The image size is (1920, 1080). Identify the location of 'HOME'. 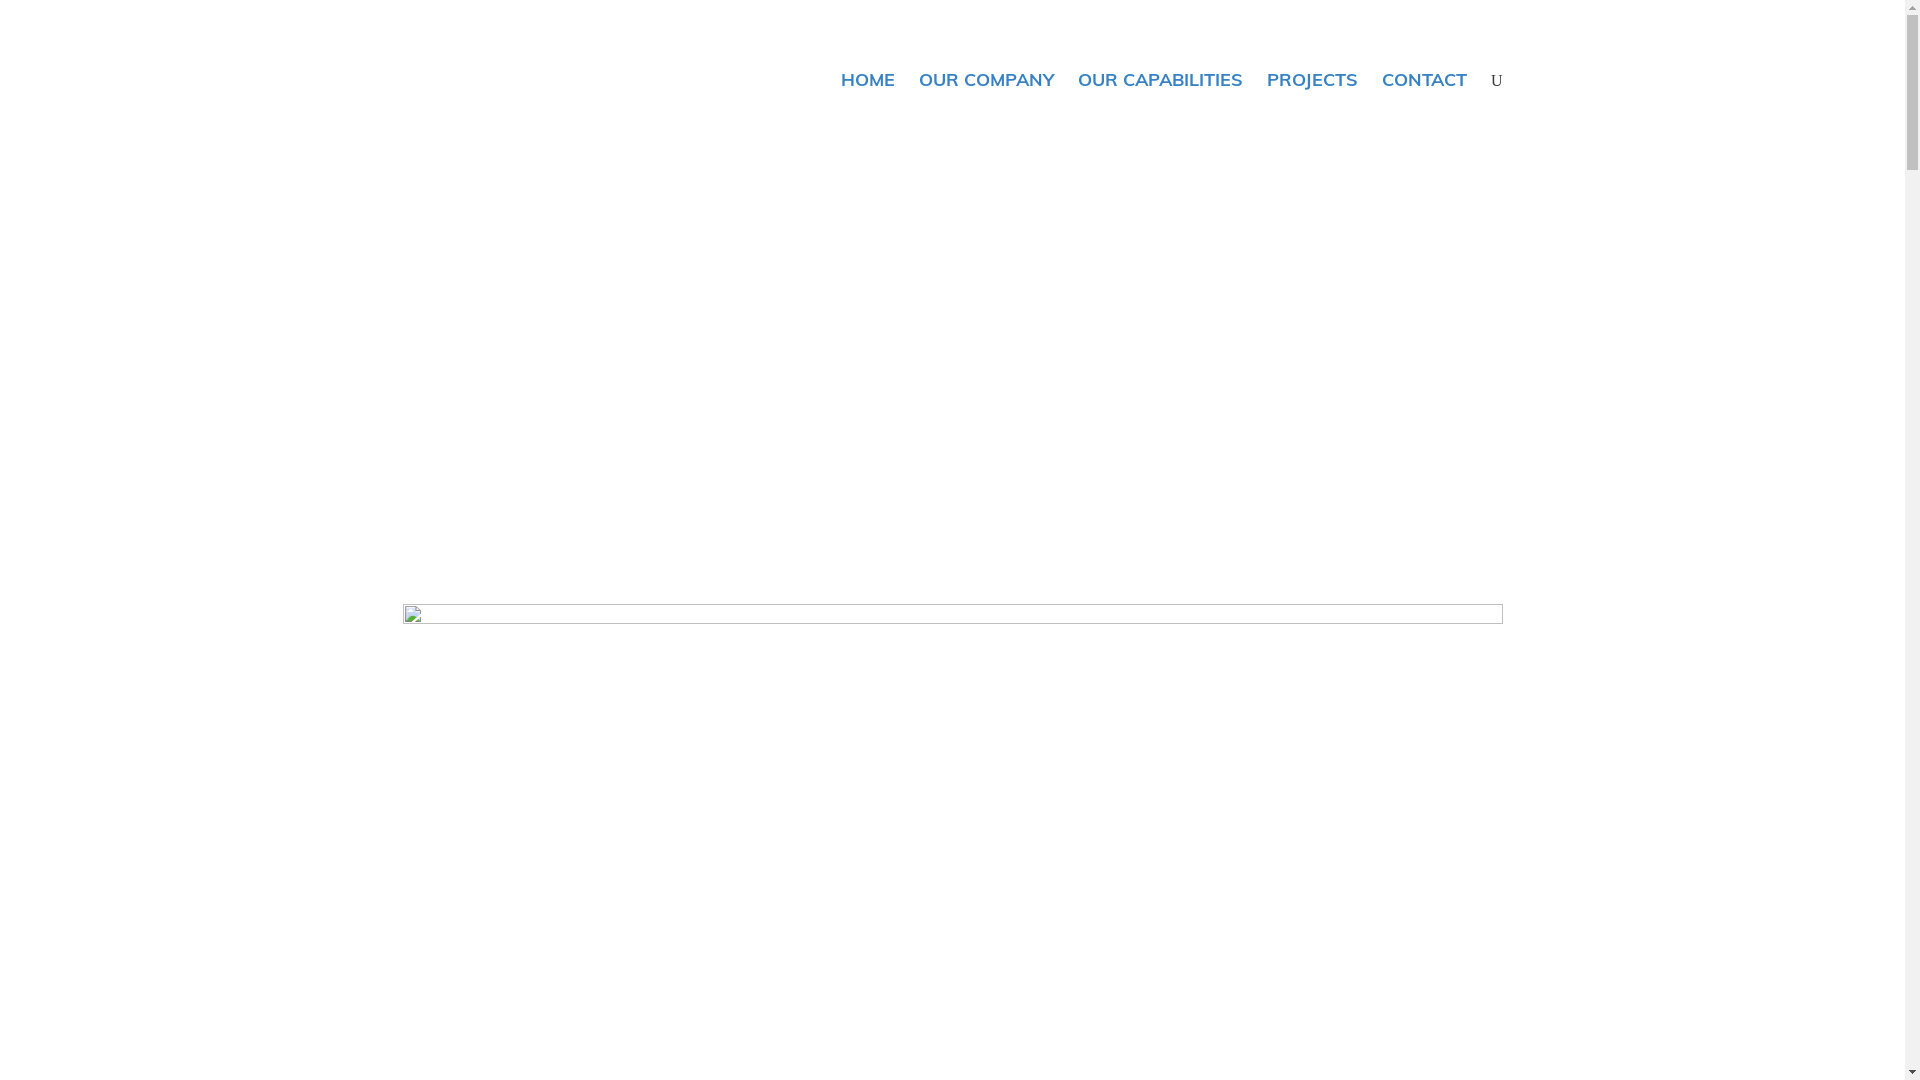
(868, 79).